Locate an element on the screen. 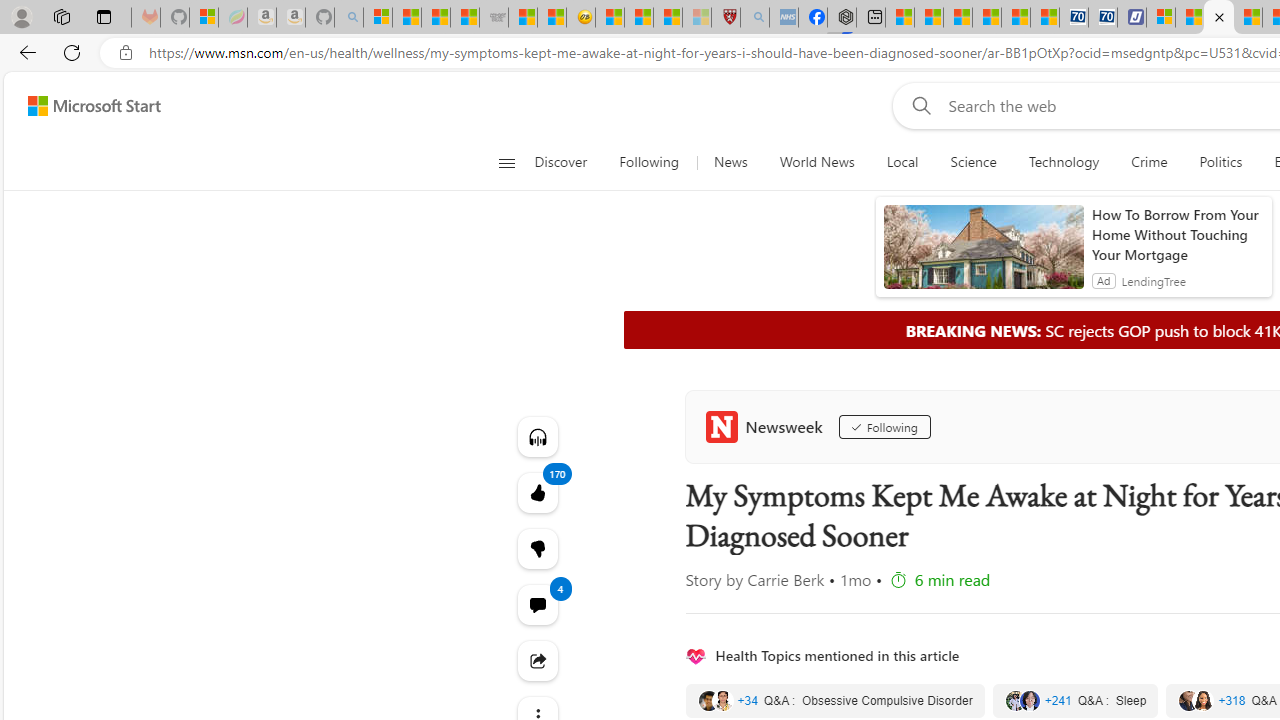 Image resolution: width=1280 pixels, height=720 pixels. 'Technology' is located at coordinates (1062, 162).